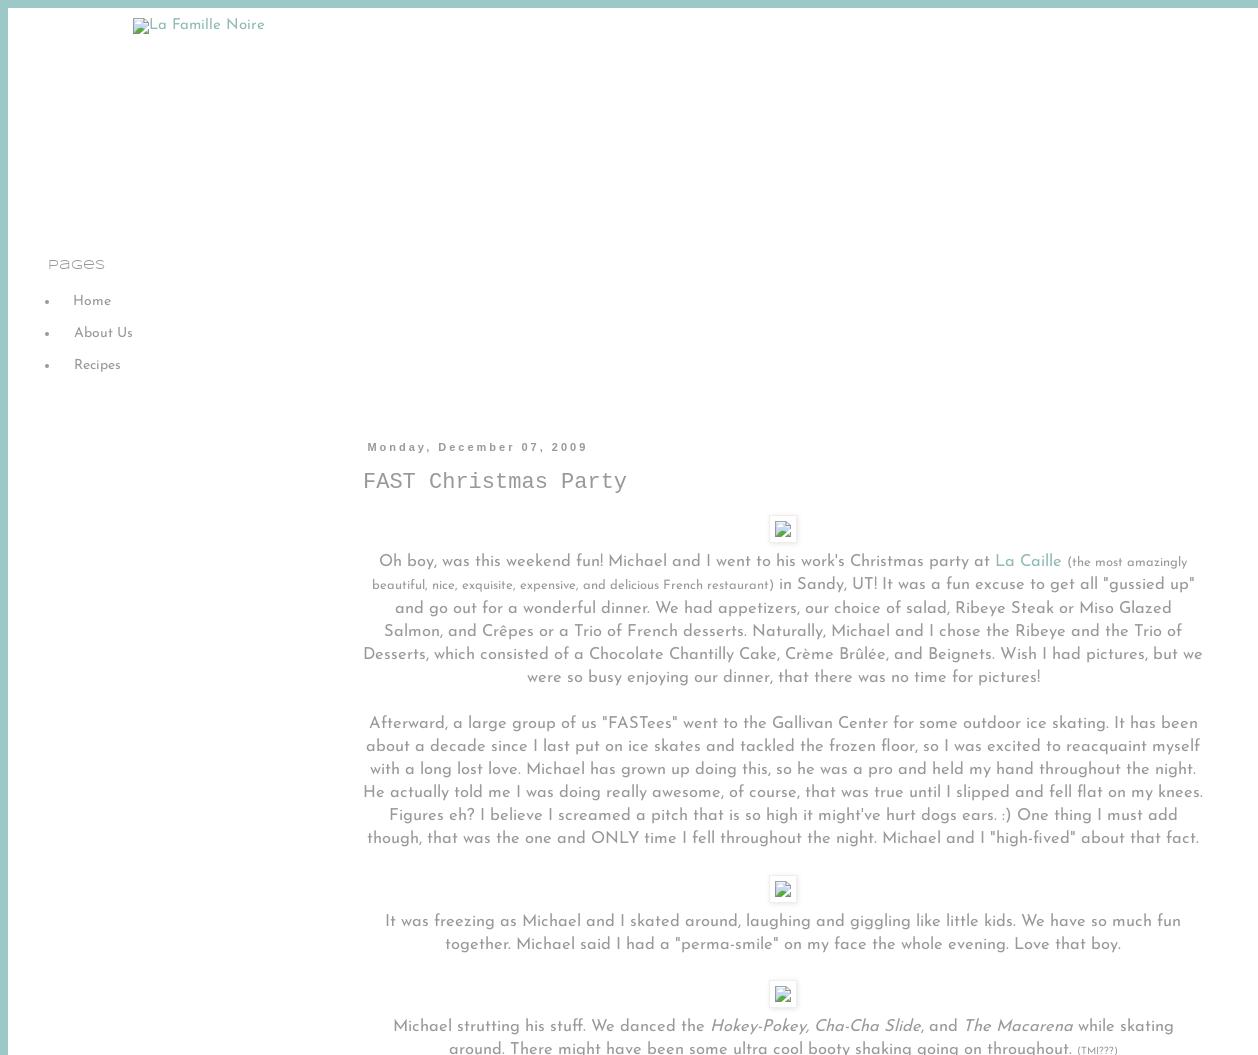  I want to click on 'It was freezing as Michael and I skated around, laughing and giggling like little kids. We have so much fun together. Michael said I had a "perma-smile" on my face the whole evening. Love that boy.', so click(782, 931).